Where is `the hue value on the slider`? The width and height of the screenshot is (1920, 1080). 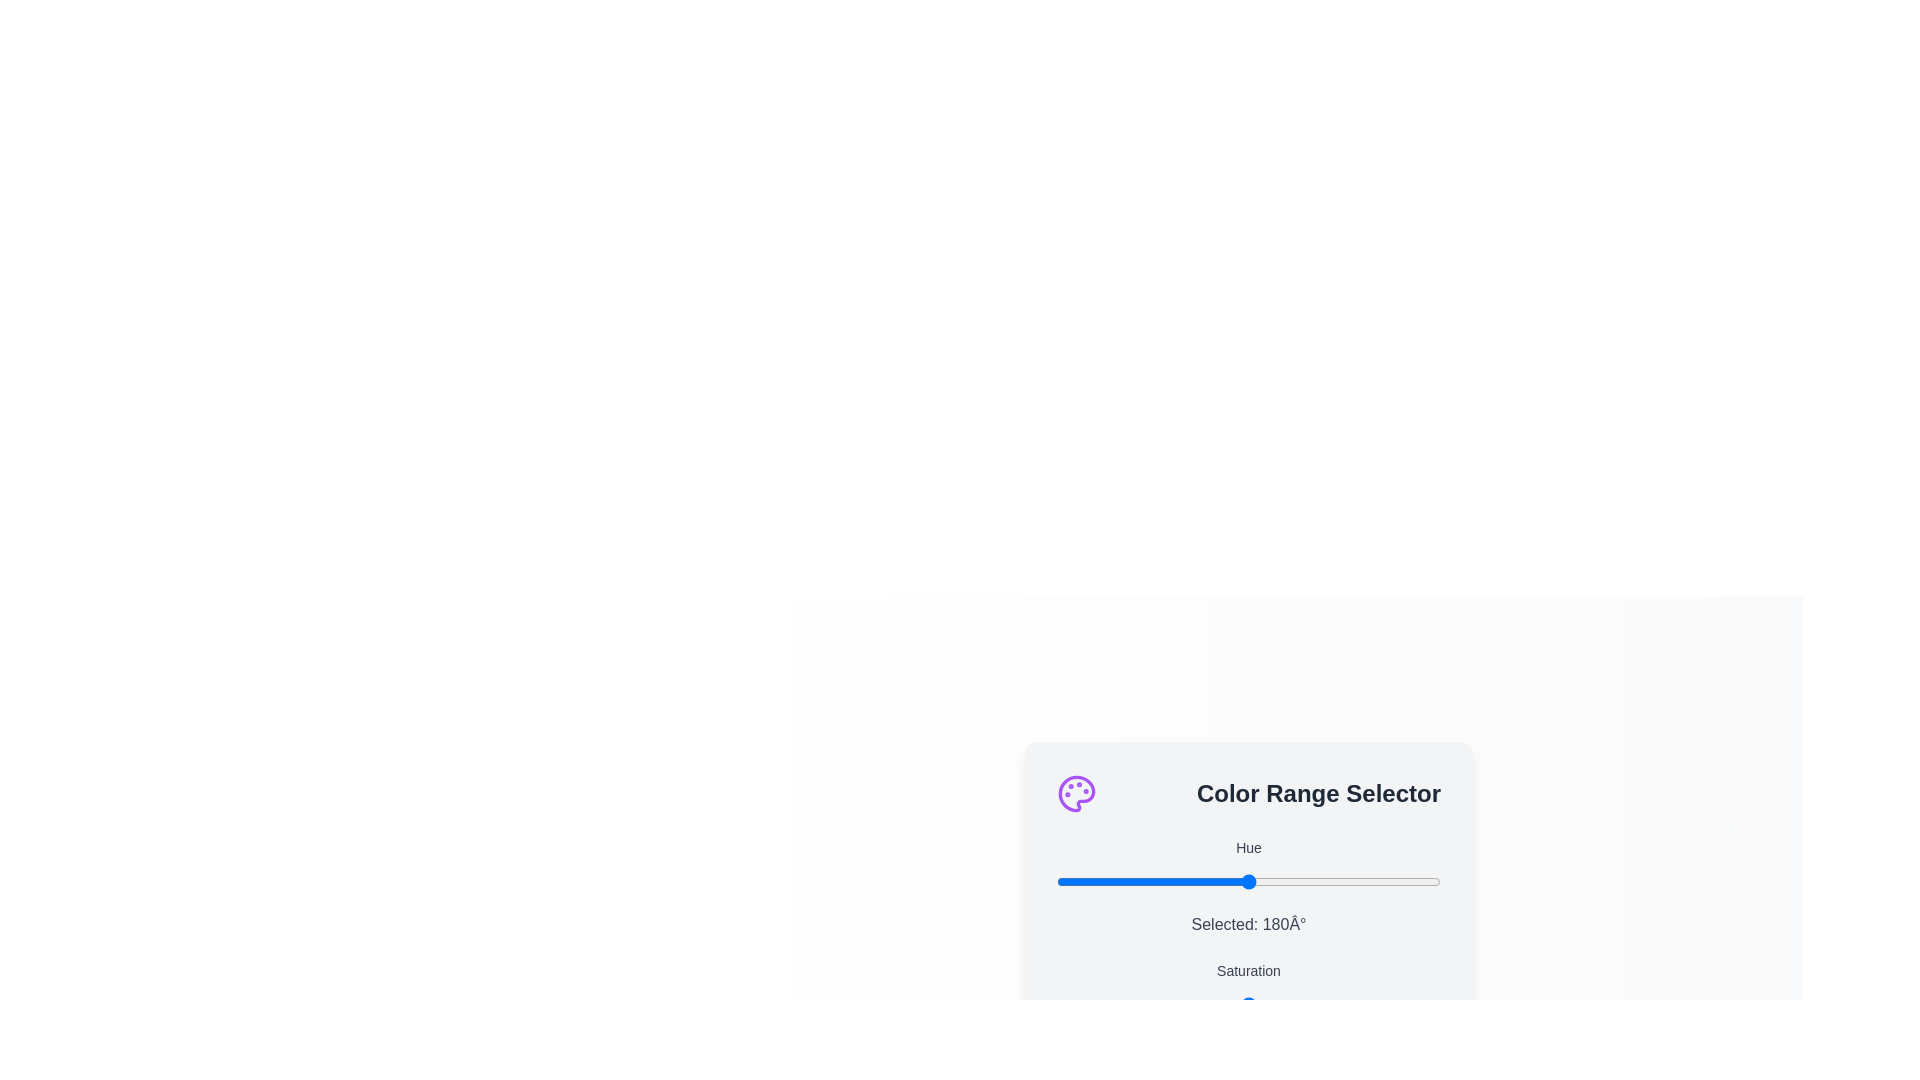 the hue value on the slider is located at coordinates (1403, 880).